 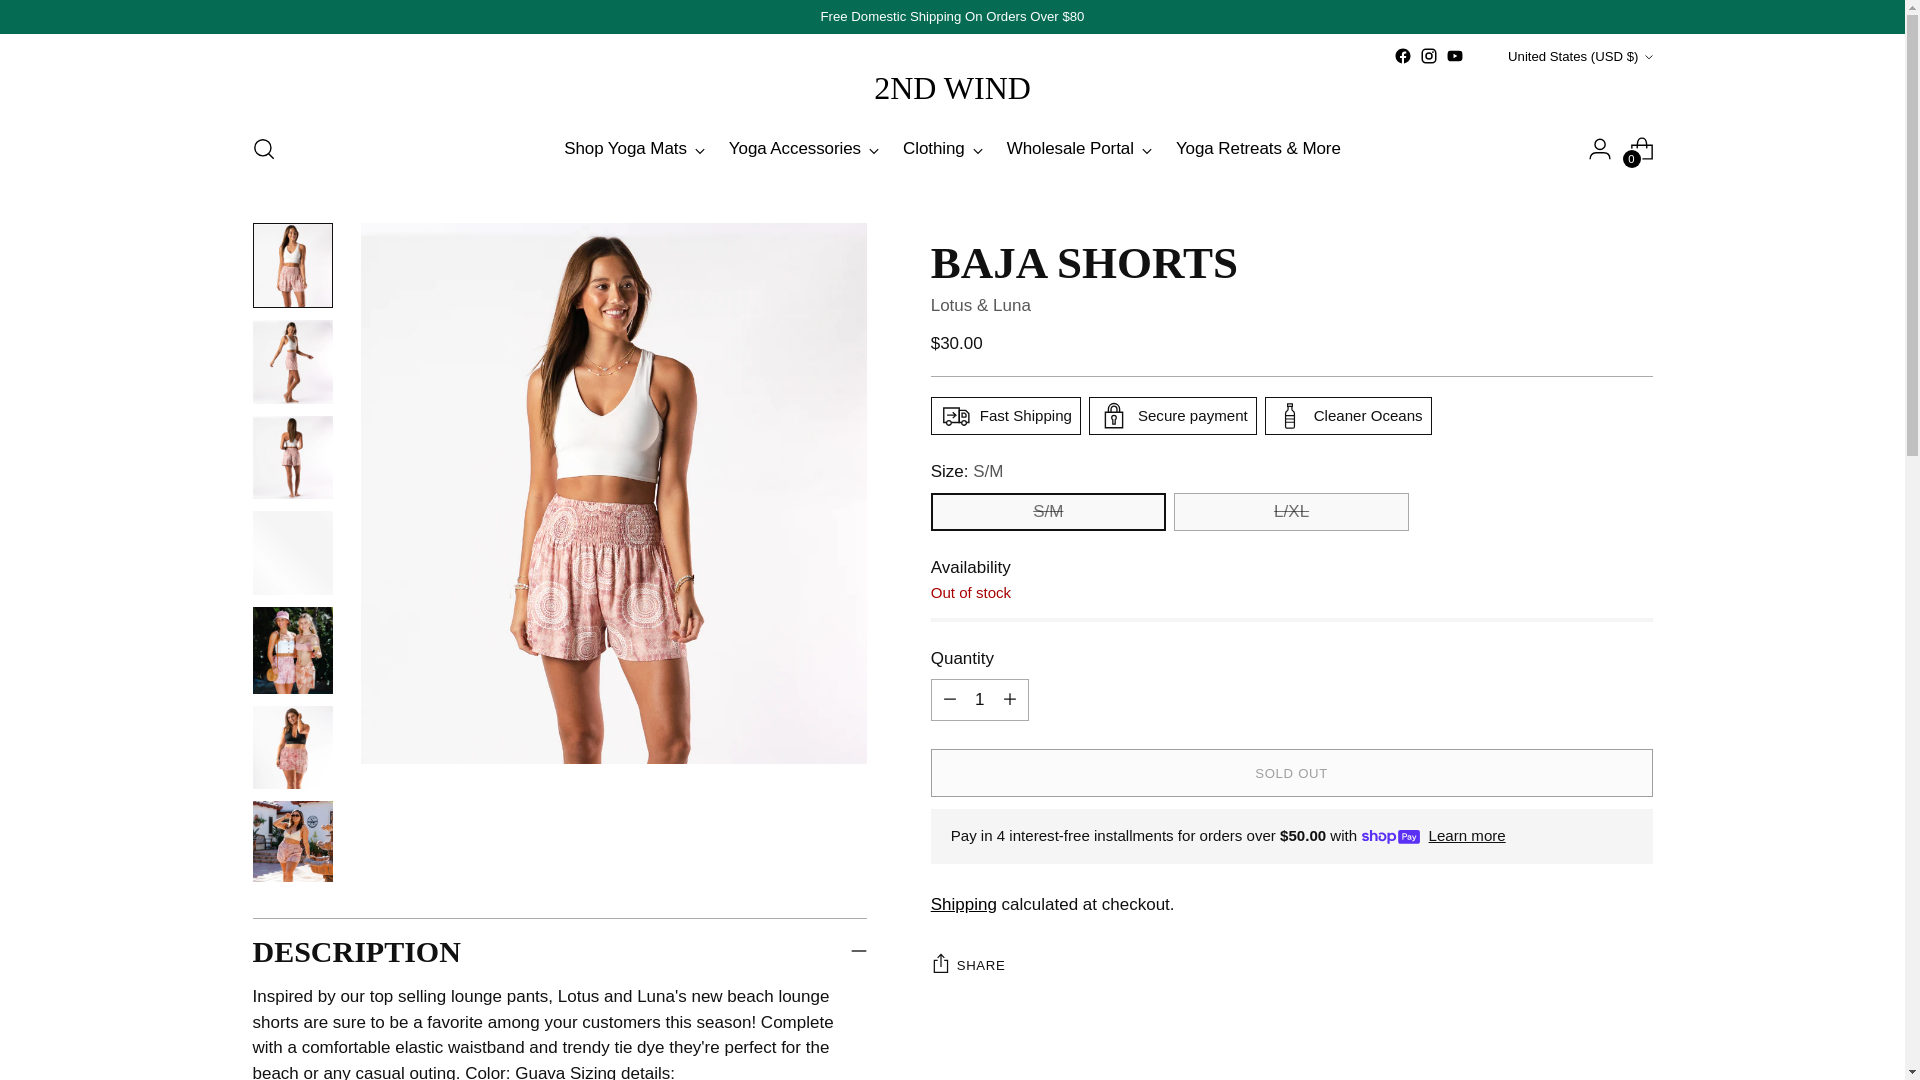 I want to click on 'Clothing', so click(x=941, y=148).